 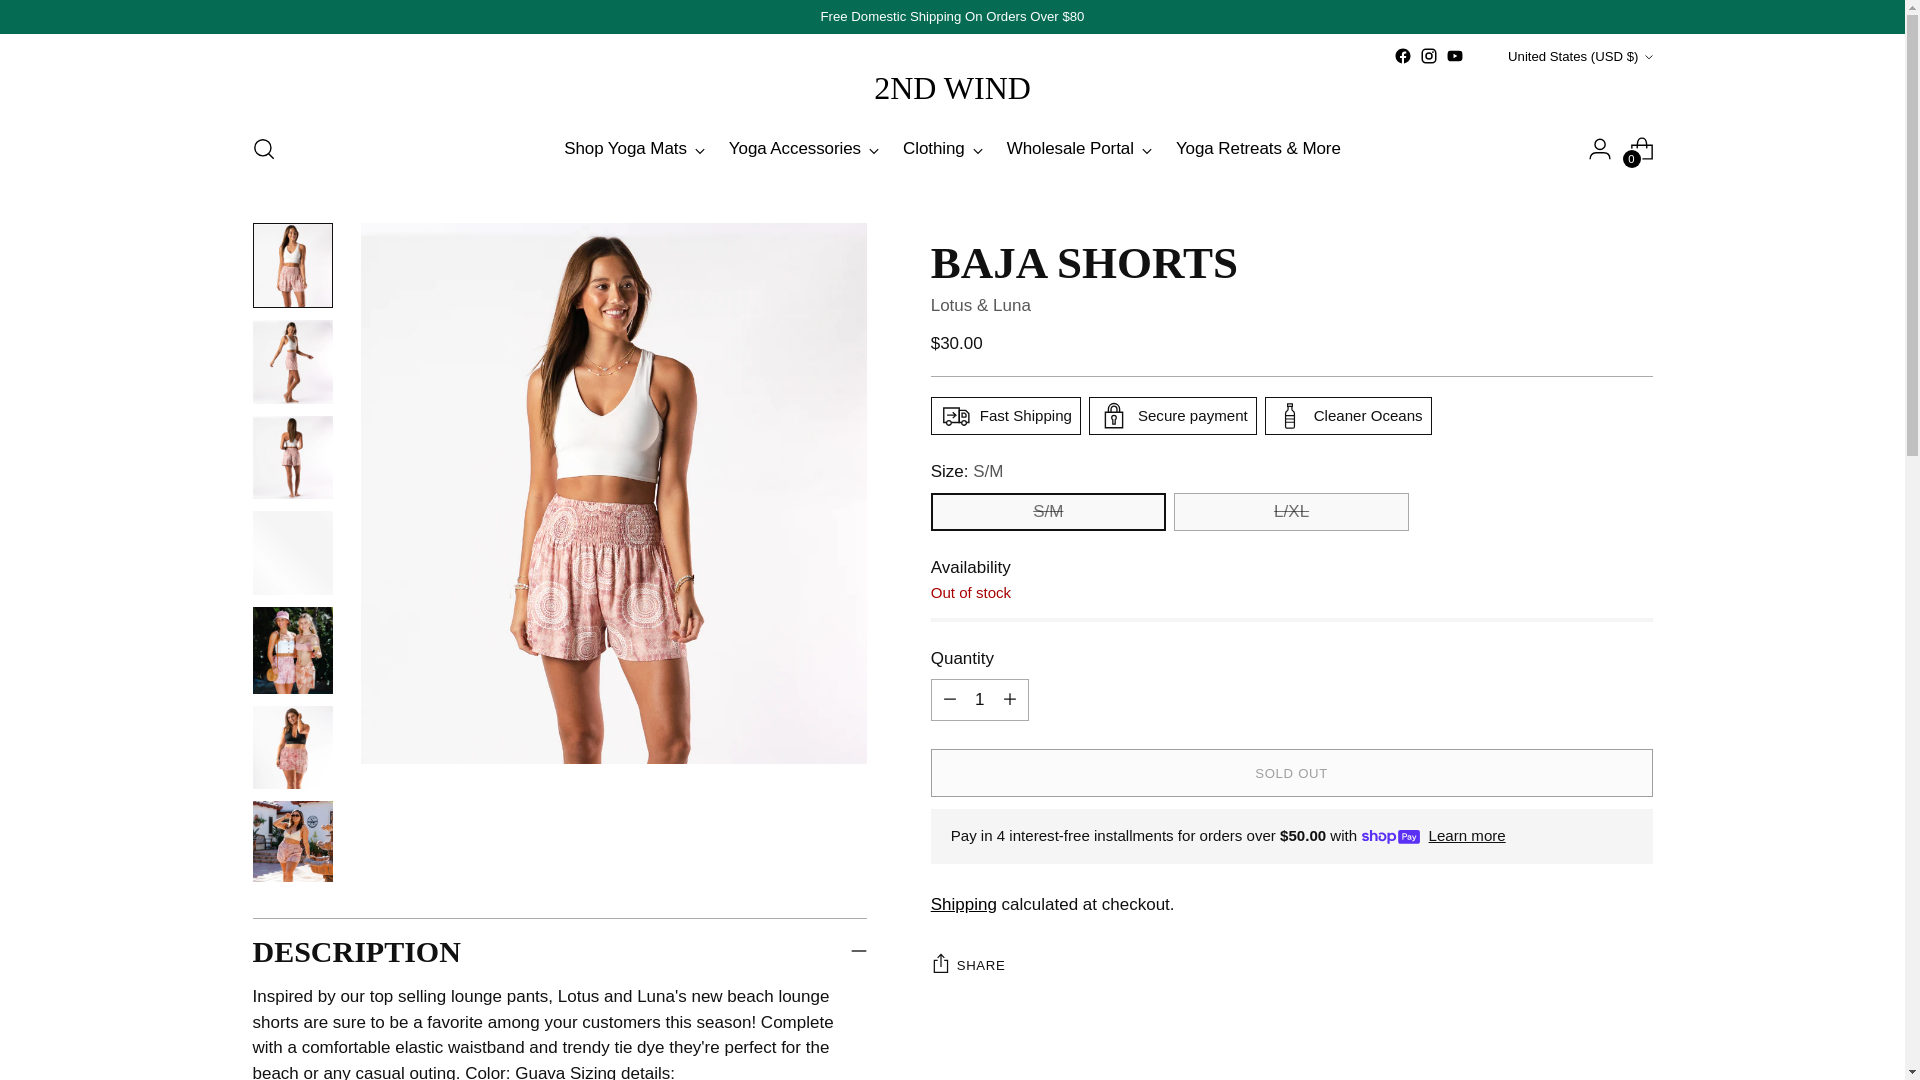 I want to click on 'Clothing', so click(x=941, y=148).